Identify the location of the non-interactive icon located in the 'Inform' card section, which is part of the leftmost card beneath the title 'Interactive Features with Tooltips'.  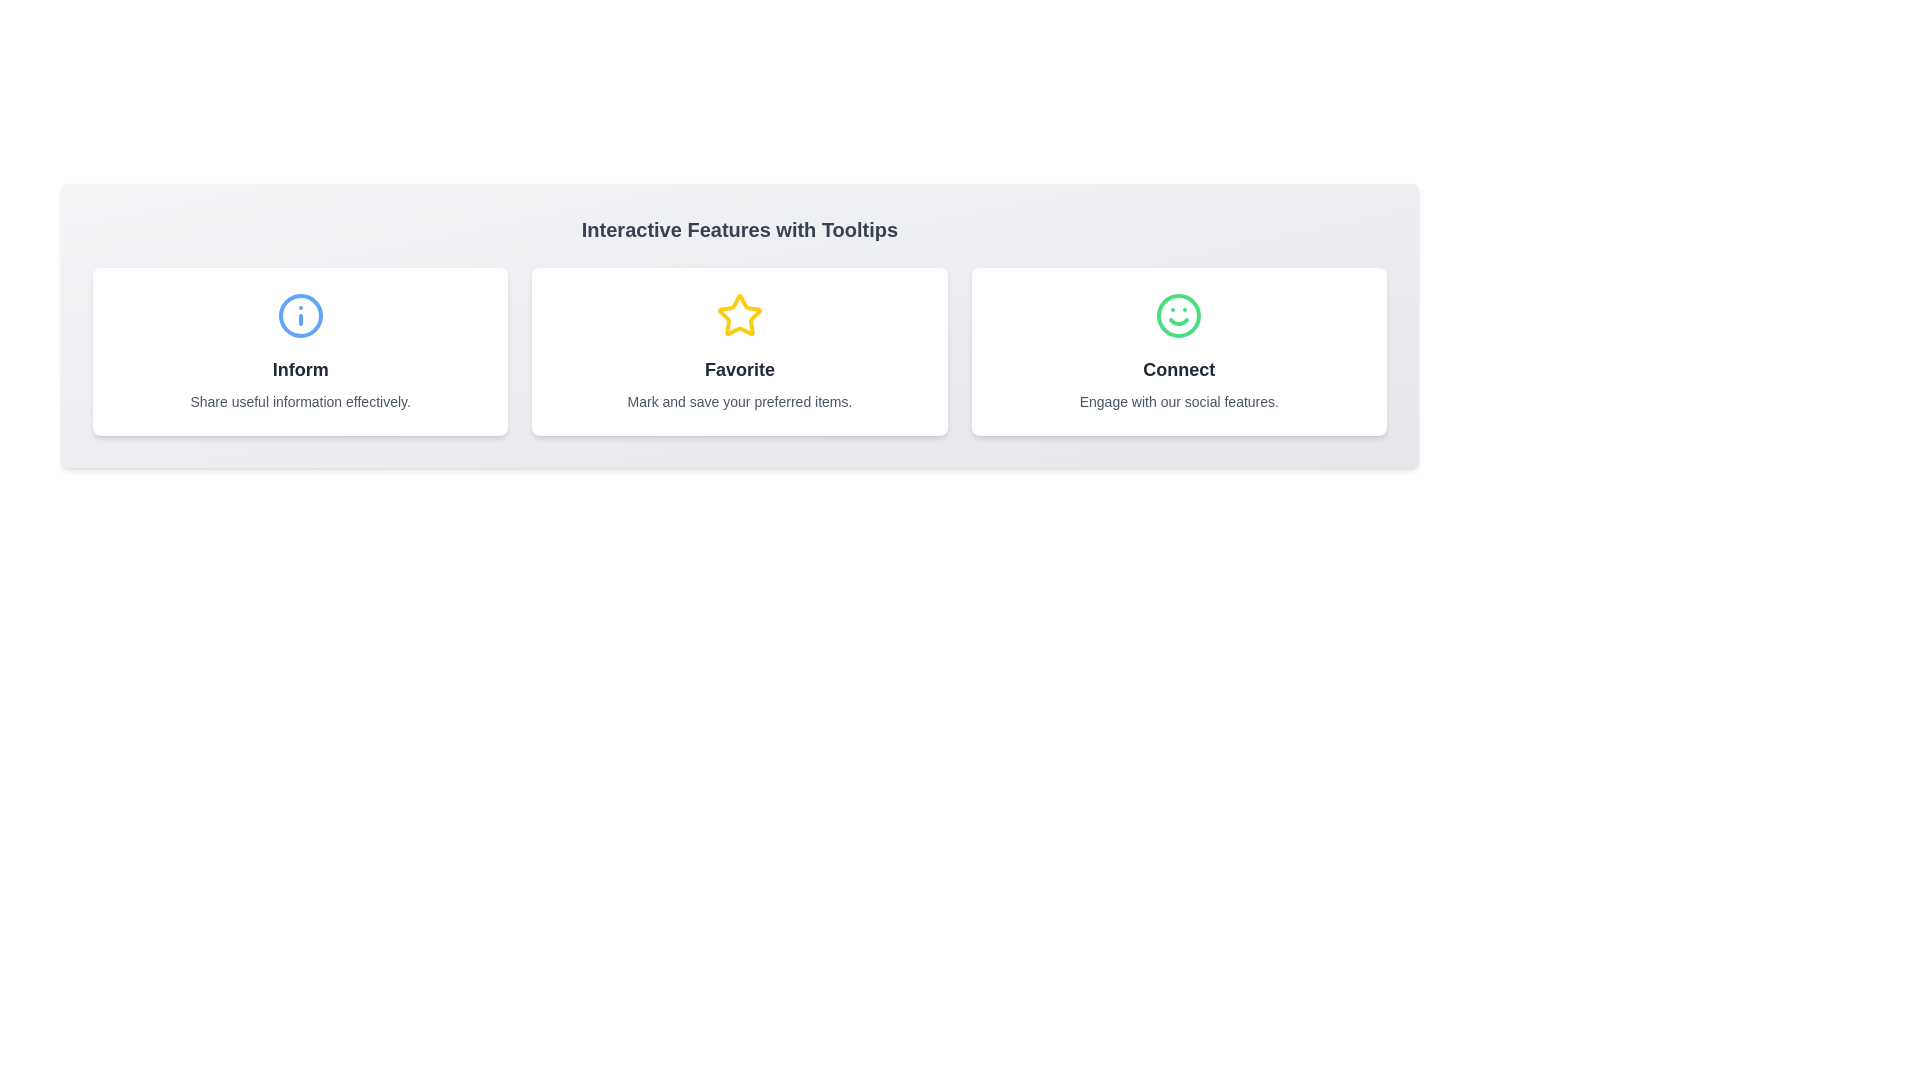
(299, 315).